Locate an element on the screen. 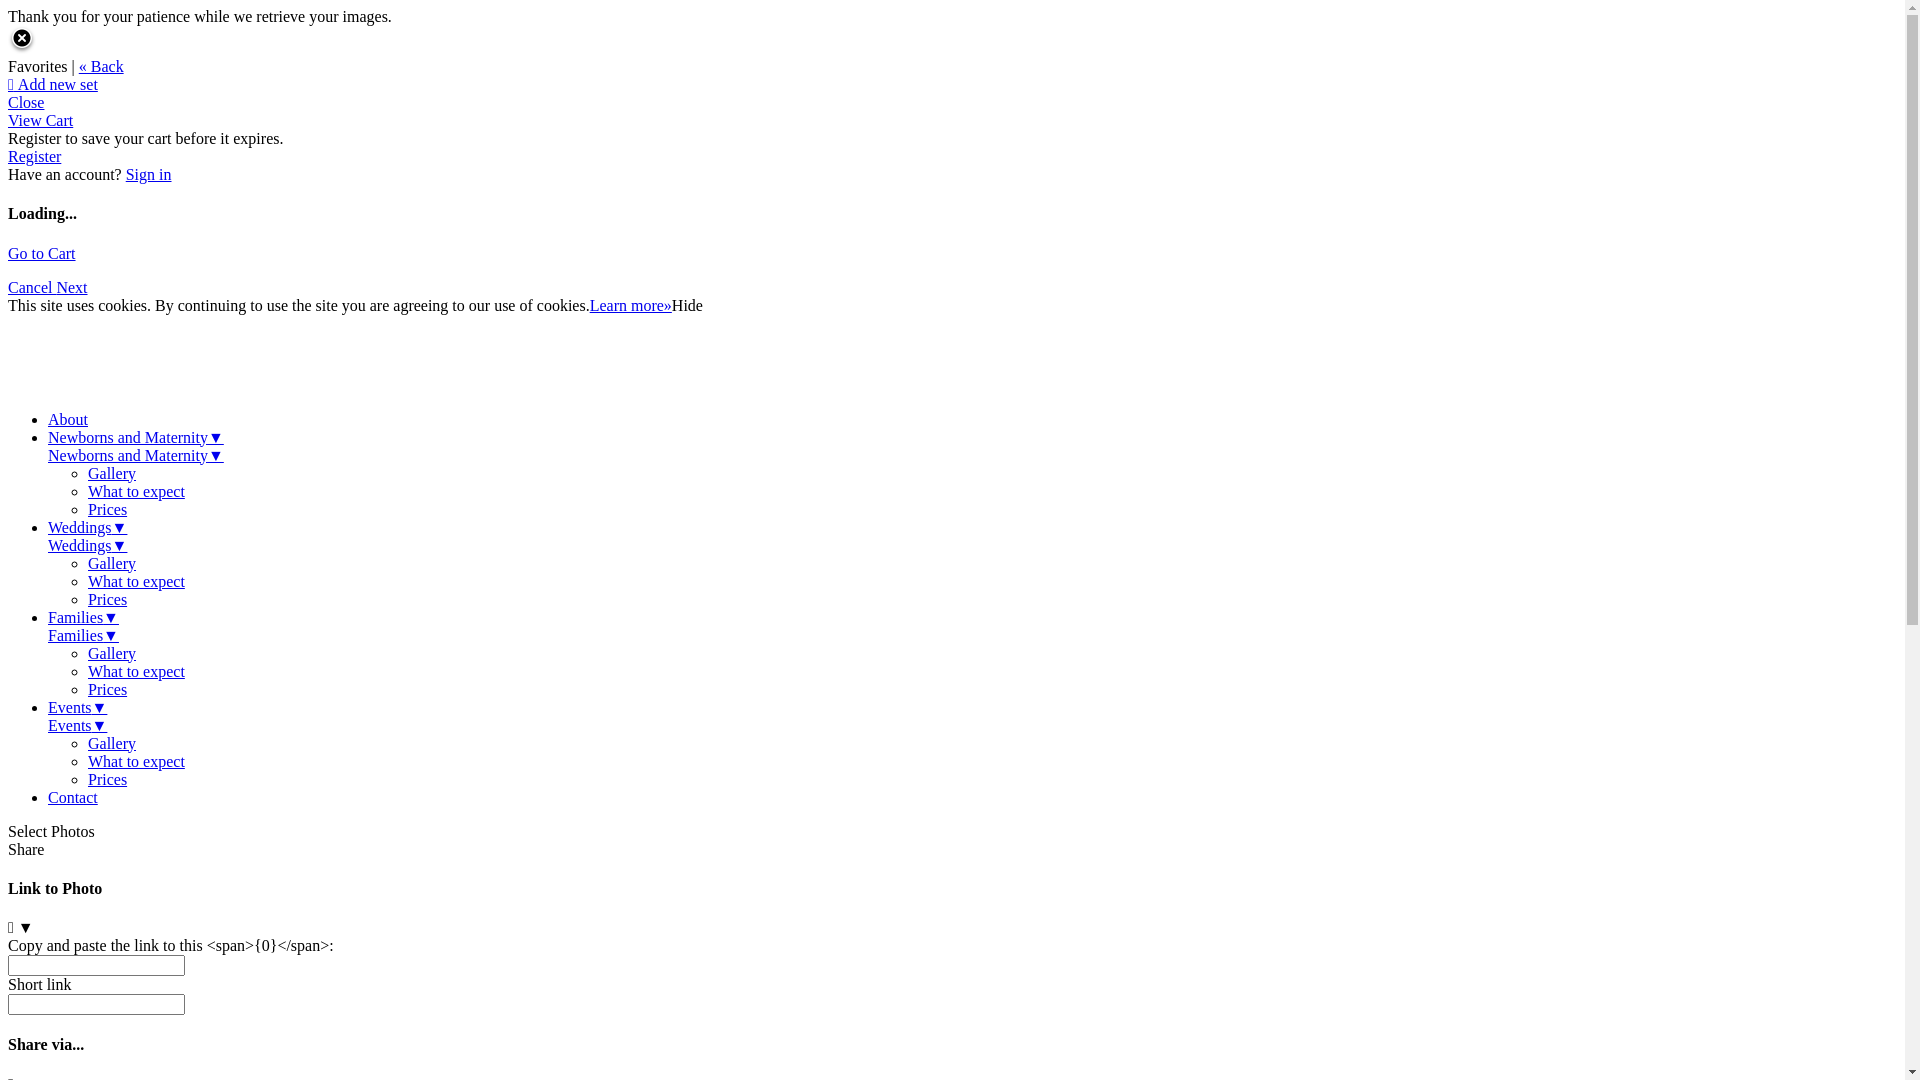 The height and width of the screenshot is (1080, 1920). 'Gallery' is located at coordinates (110, 473).